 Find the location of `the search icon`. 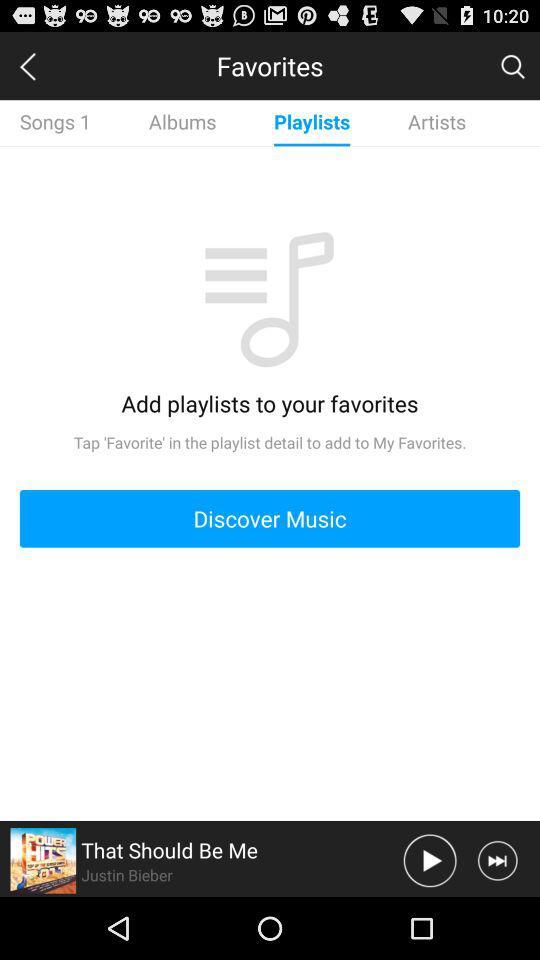

the search icon is located at coordinates (512, 70).